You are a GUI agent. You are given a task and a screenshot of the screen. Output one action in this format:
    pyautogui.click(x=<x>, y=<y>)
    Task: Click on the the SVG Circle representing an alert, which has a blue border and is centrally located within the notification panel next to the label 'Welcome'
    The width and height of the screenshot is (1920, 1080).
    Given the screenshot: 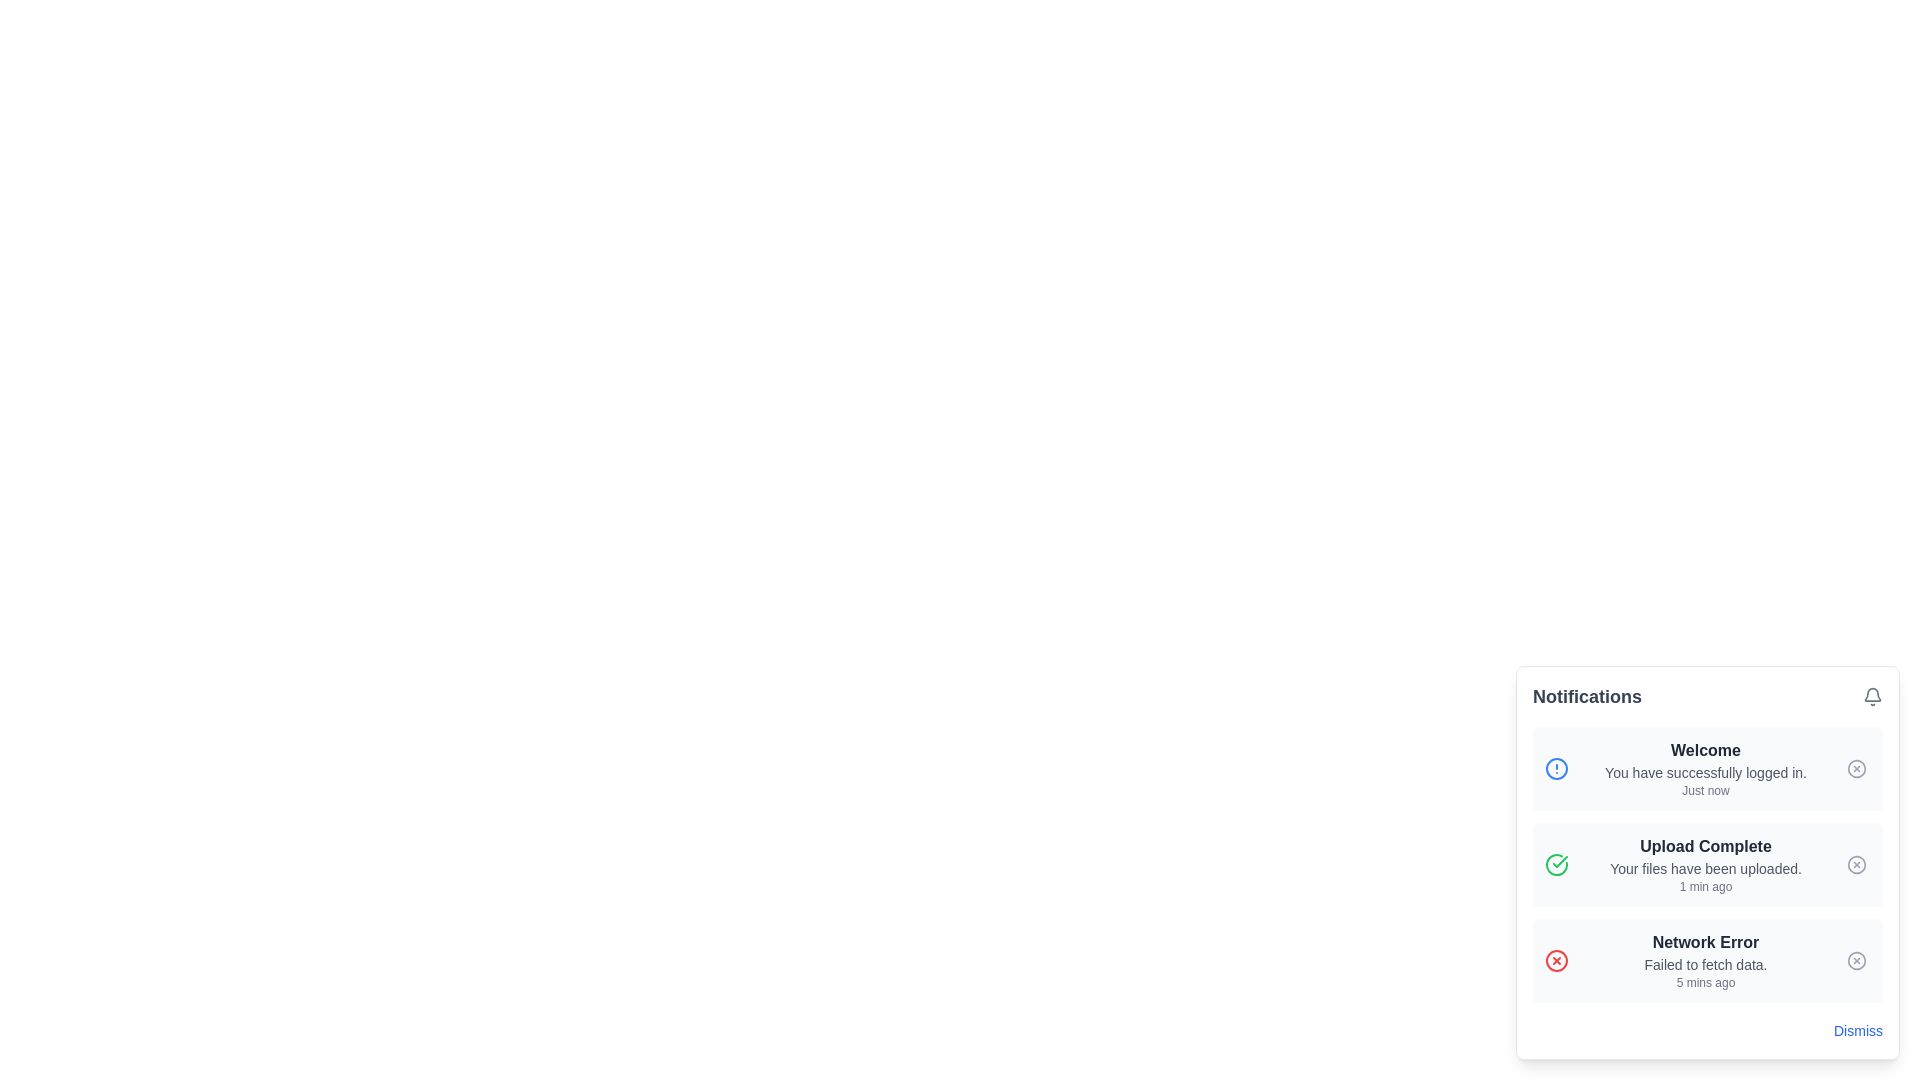 What is the action you would take?
    pyautogui.click(x=1555, y=767)
    